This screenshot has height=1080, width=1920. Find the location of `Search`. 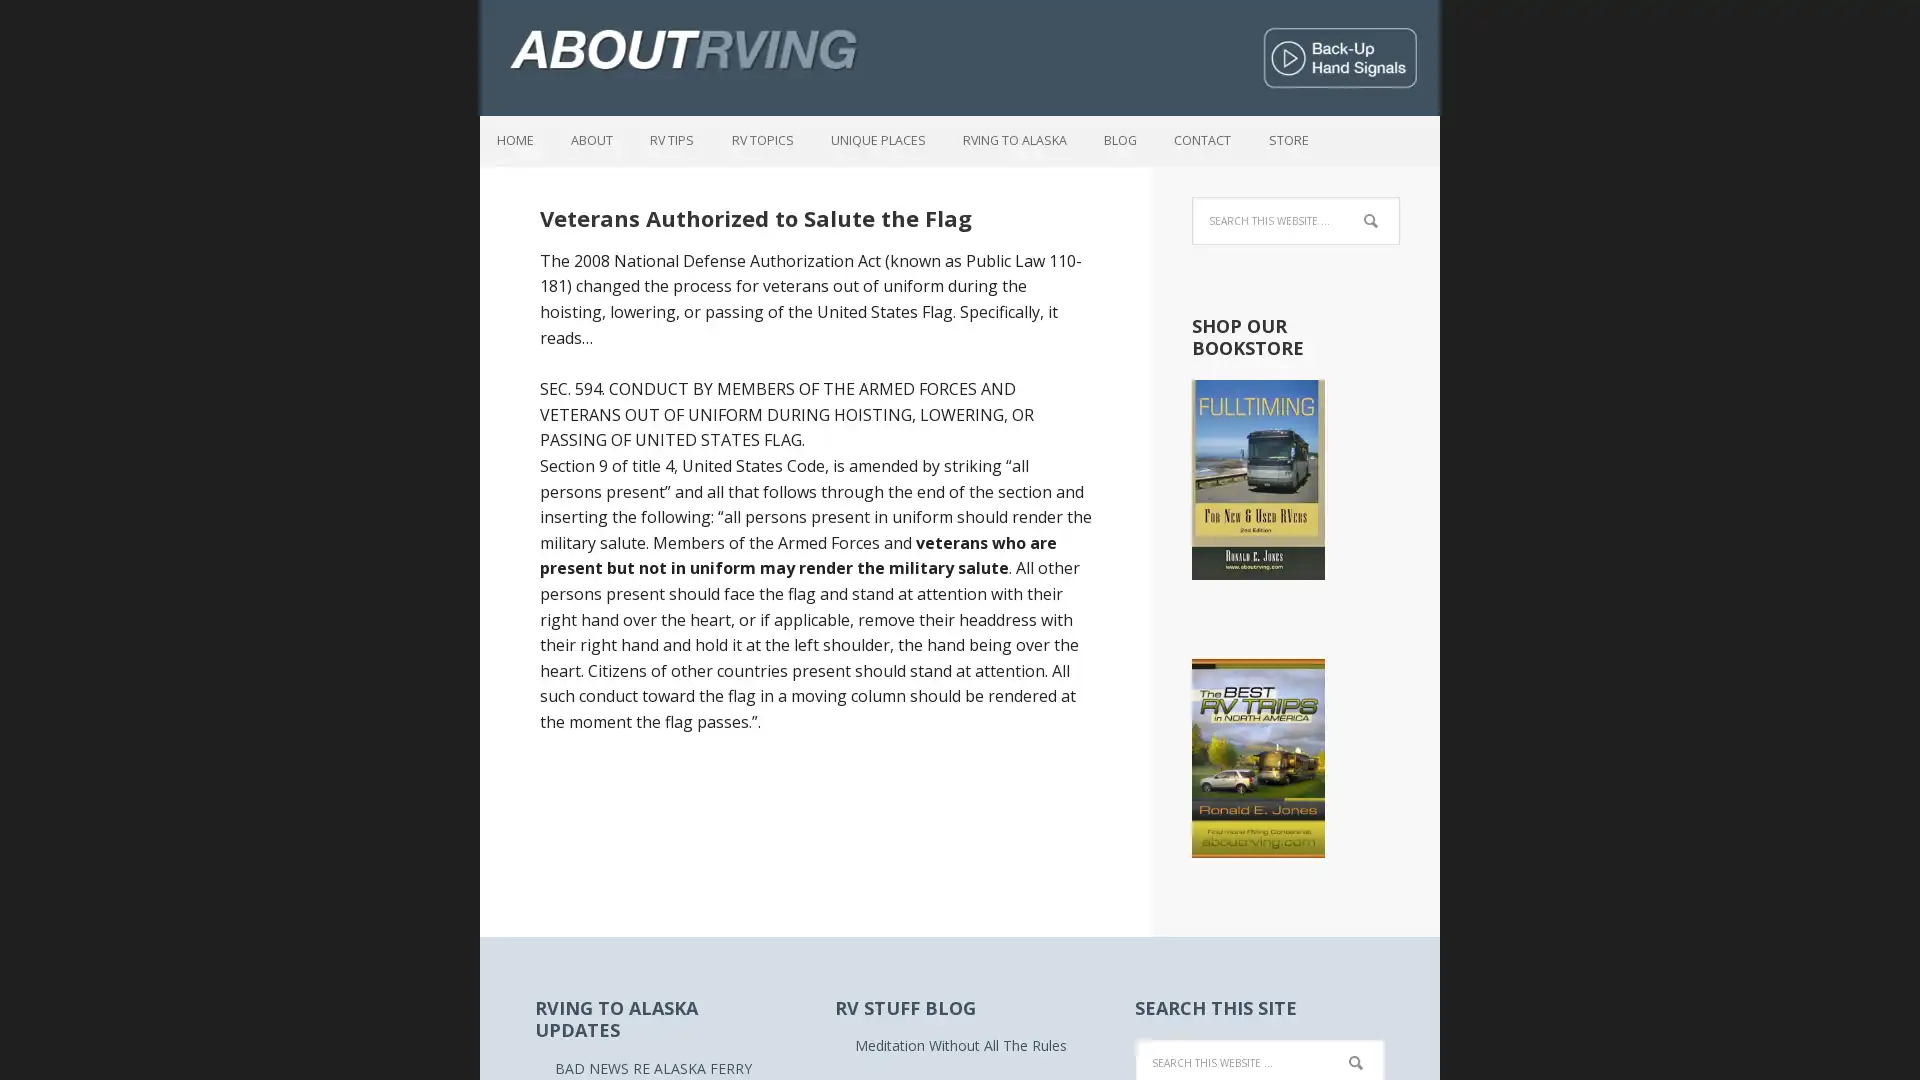

Search is located at coordinates (1382, 1051).